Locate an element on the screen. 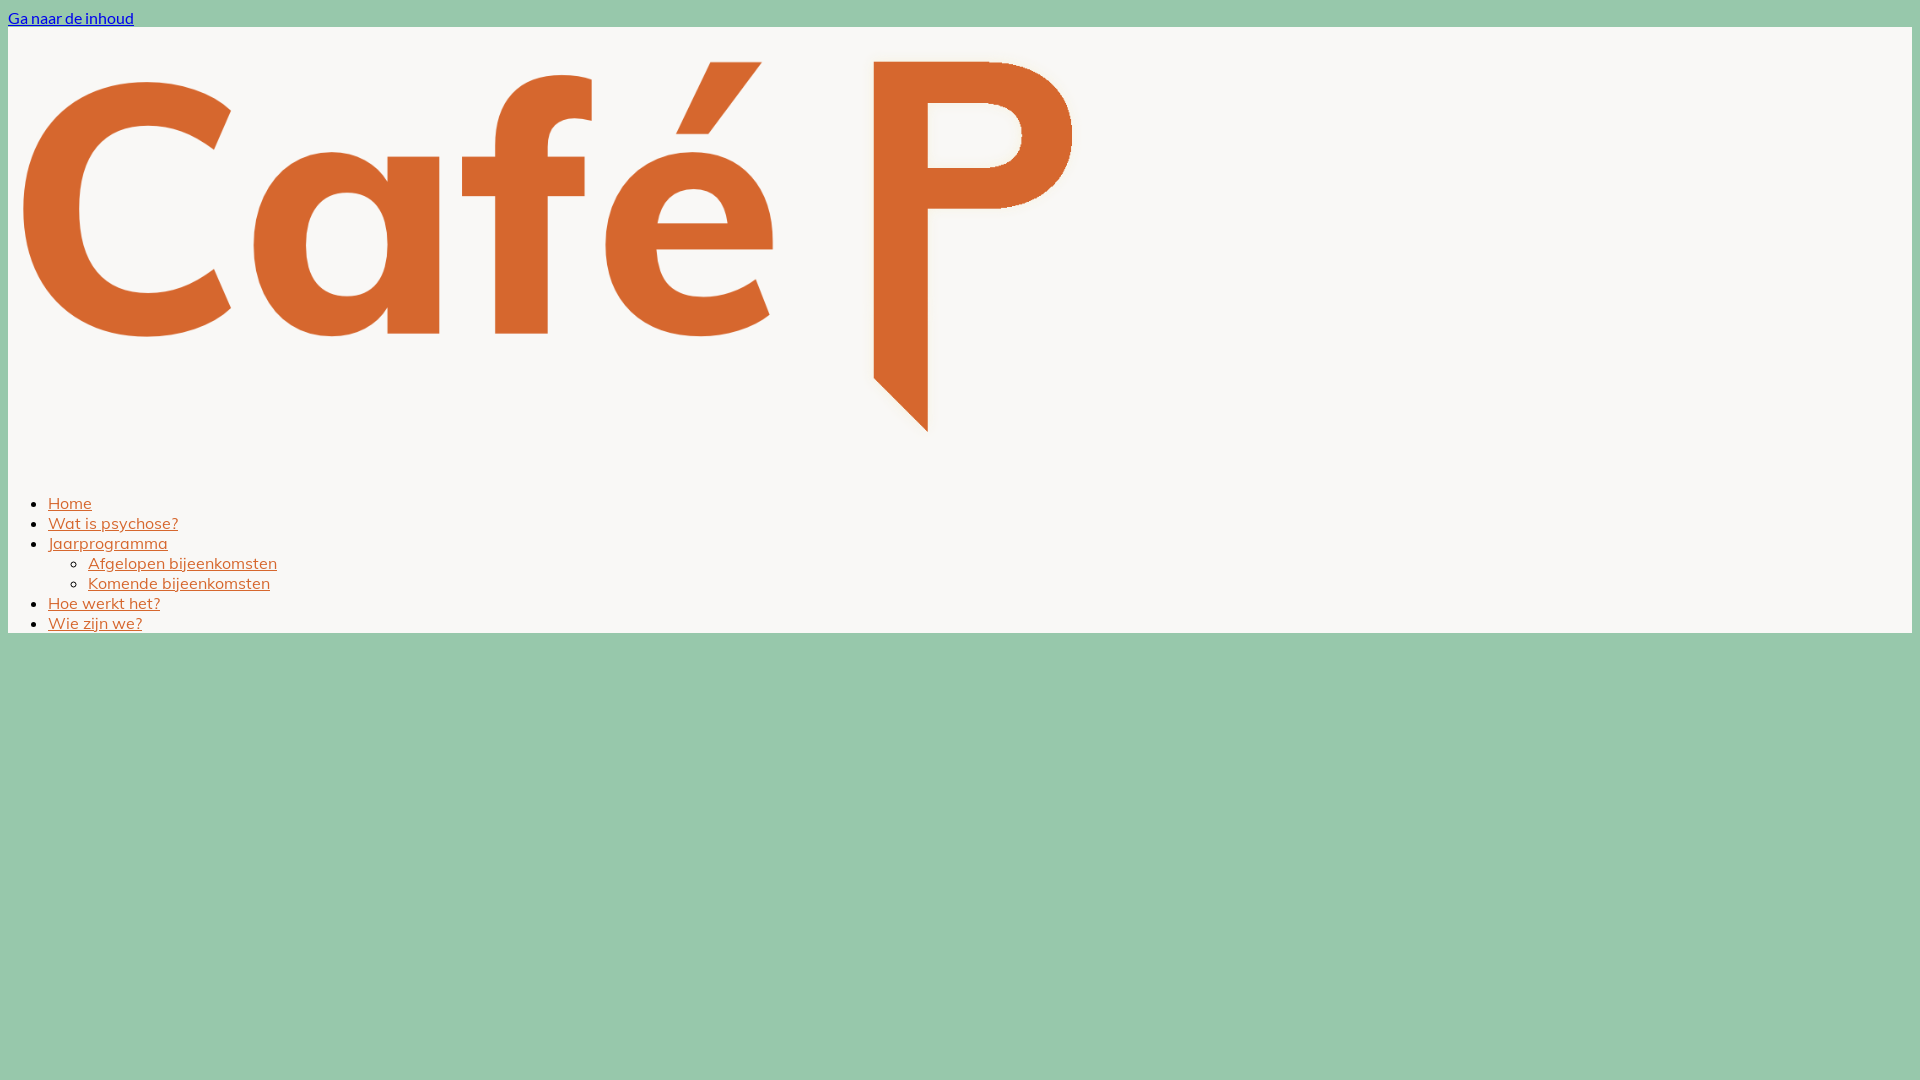  'Home' is located at coordinates (70, 501).